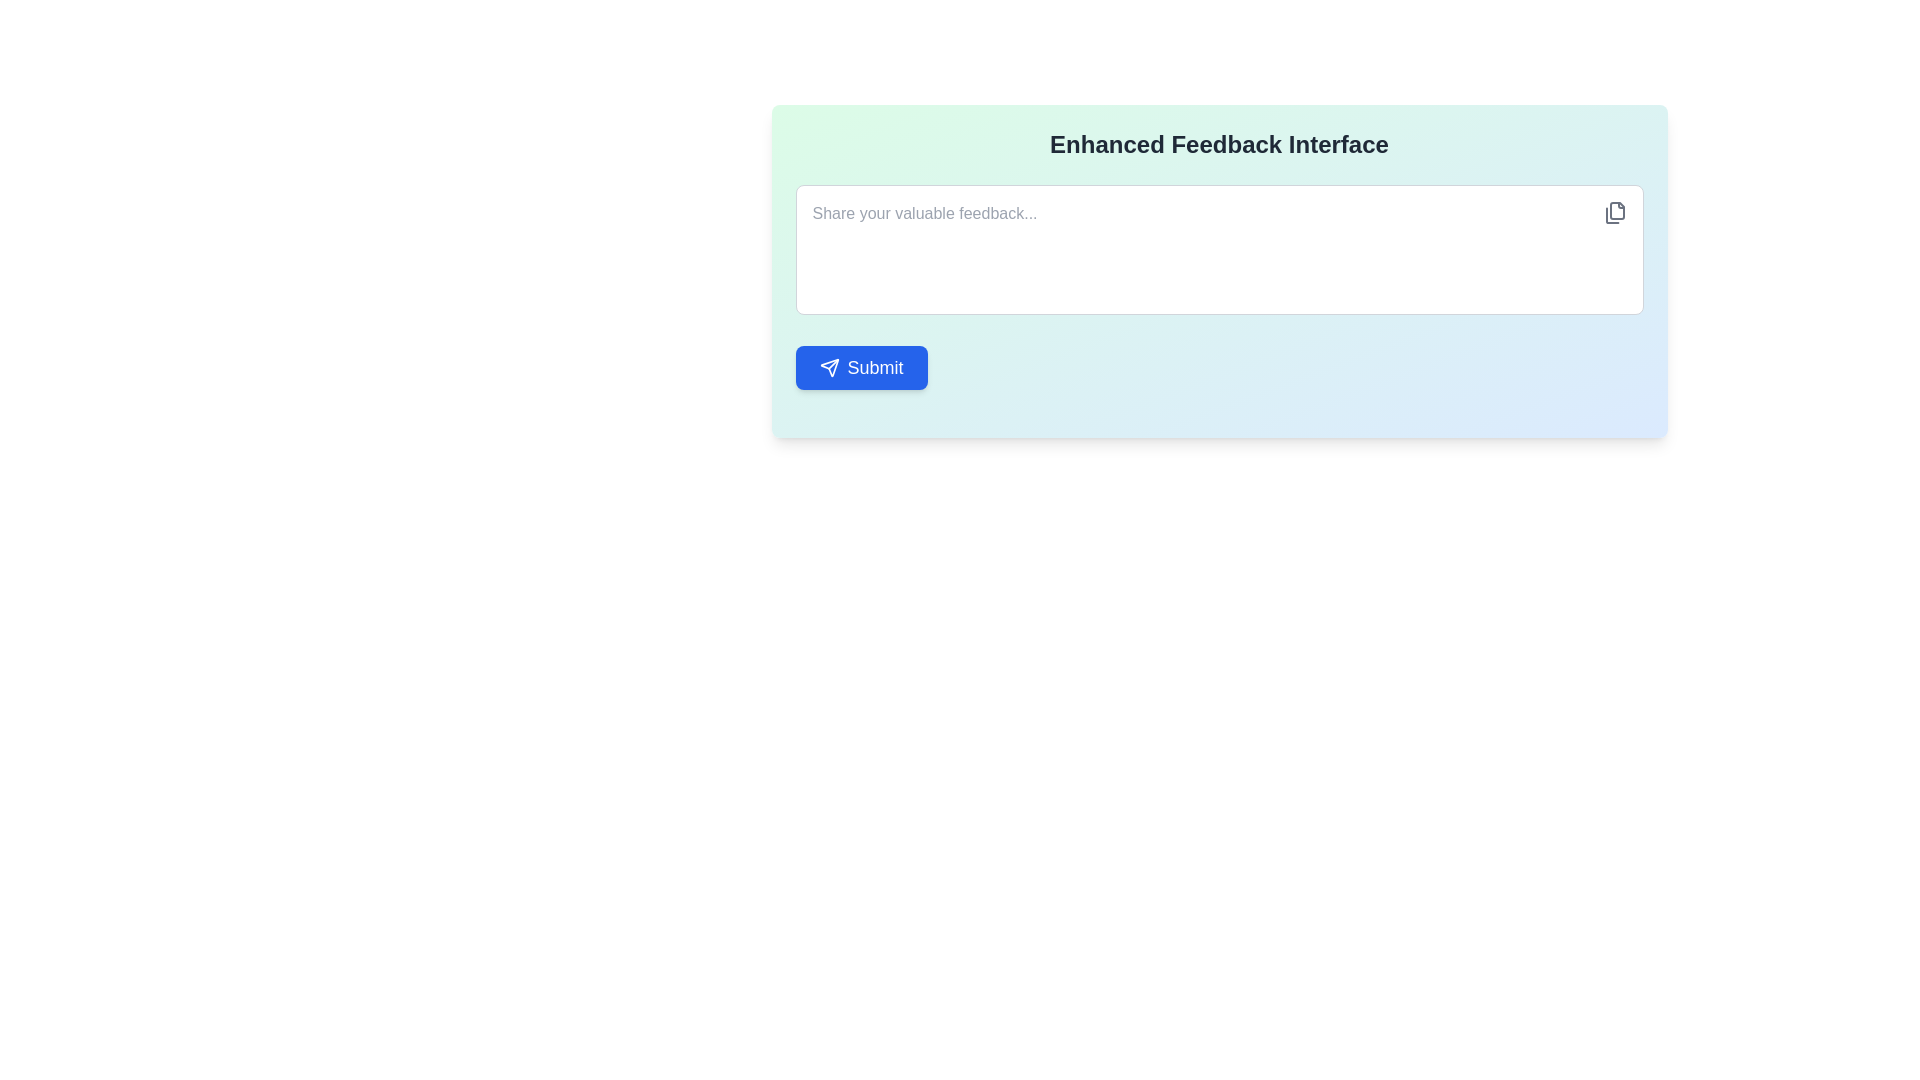 This screenshot has width=1920, height=1080. Describe the element at coordinates (829, 367) in the screenshot. I see `the 'send' icon located inside the blue button at the bottom-left of the card, which signifies a submission or forwarding action` at that location.